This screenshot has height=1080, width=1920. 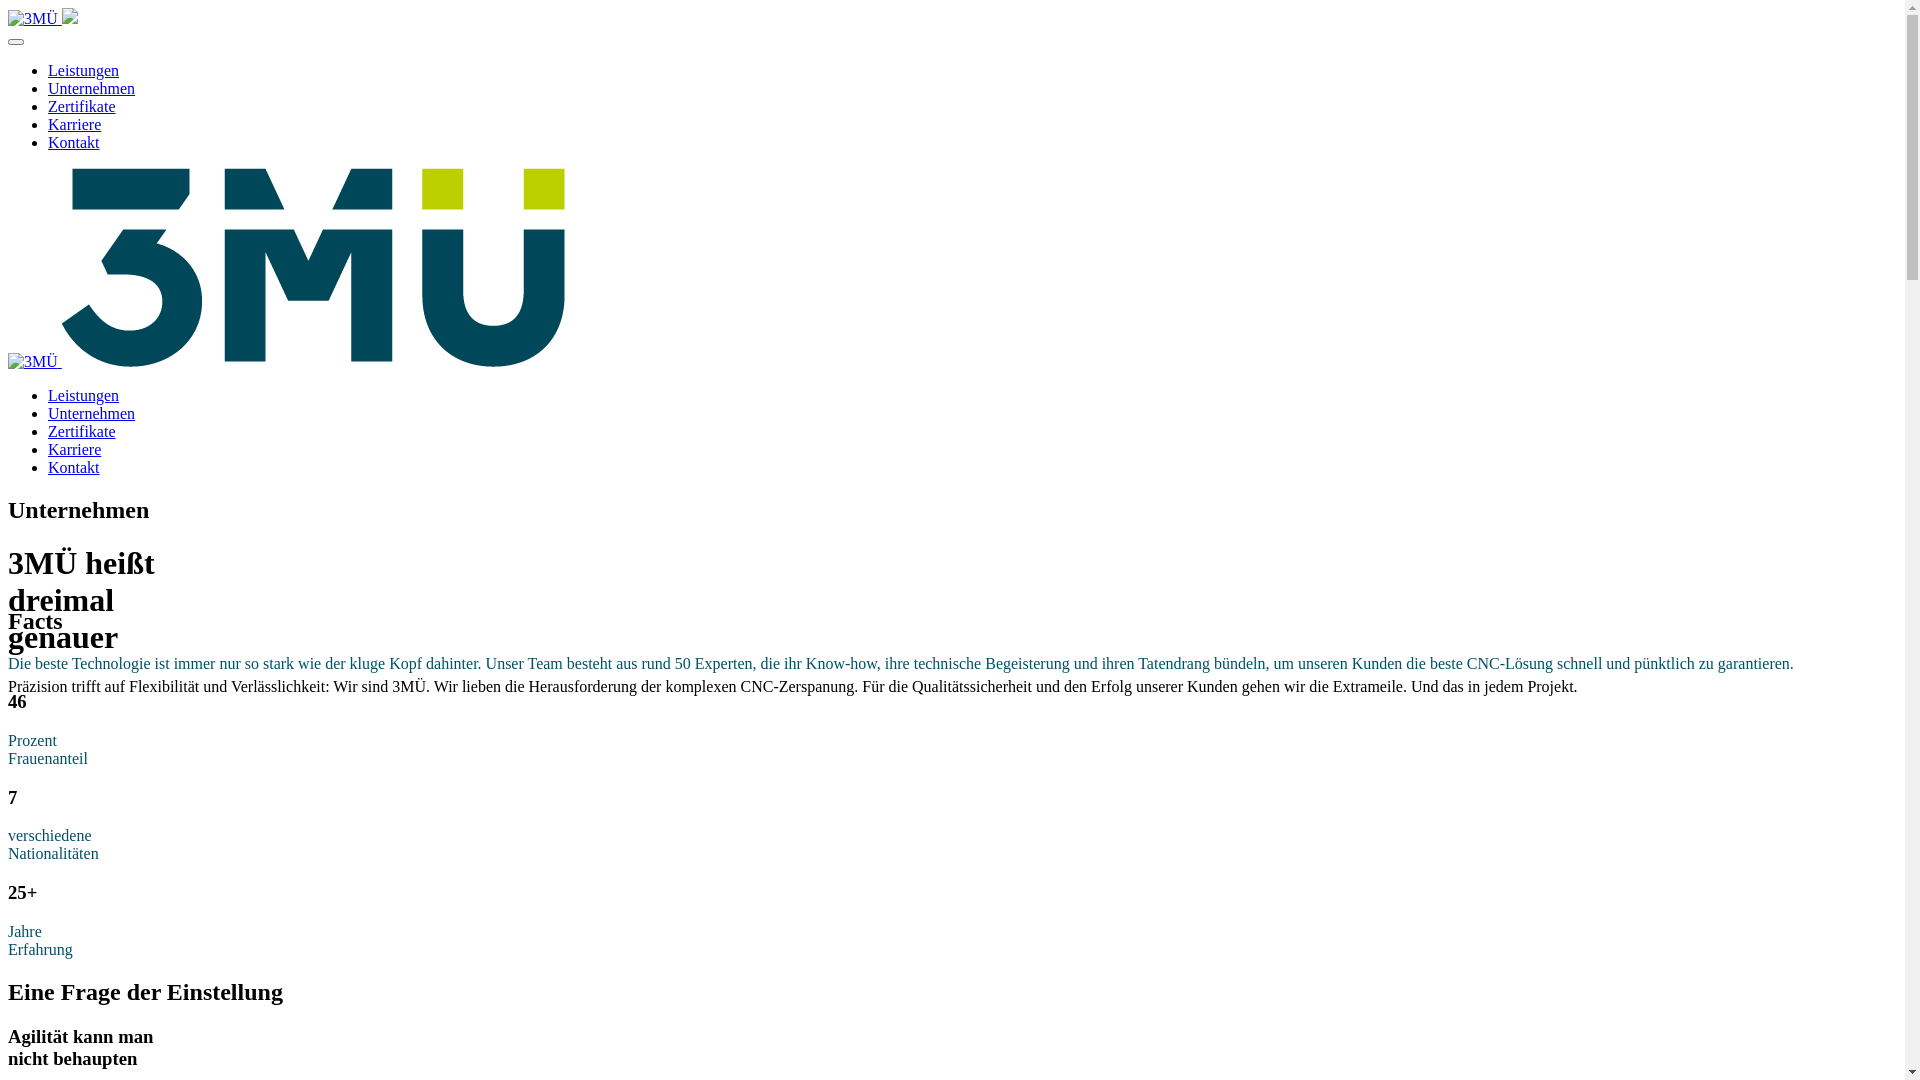 What do you see at coordinates (48, 69) in the screenshot?
I see `'Leistungen'` at bounding box center [48, 69].